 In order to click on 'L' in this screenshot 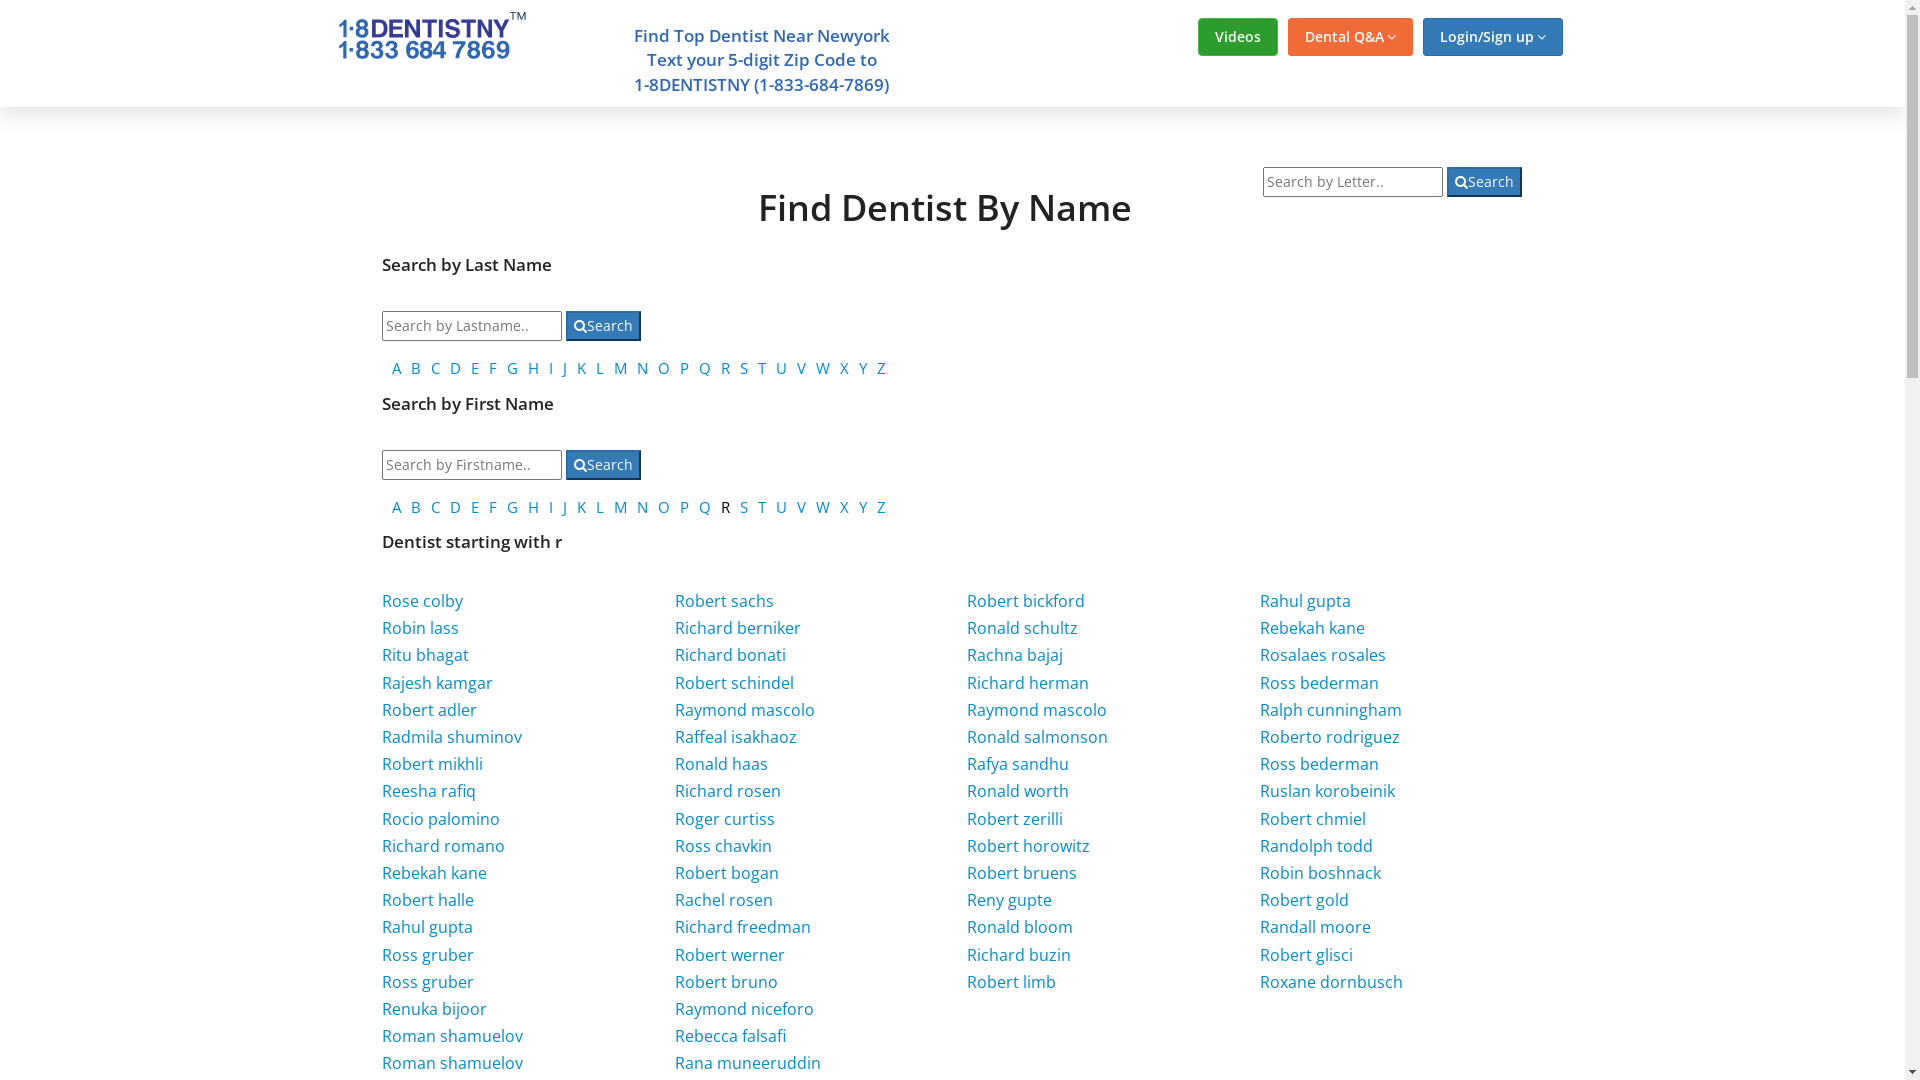, I will do `click(599, 505)`.